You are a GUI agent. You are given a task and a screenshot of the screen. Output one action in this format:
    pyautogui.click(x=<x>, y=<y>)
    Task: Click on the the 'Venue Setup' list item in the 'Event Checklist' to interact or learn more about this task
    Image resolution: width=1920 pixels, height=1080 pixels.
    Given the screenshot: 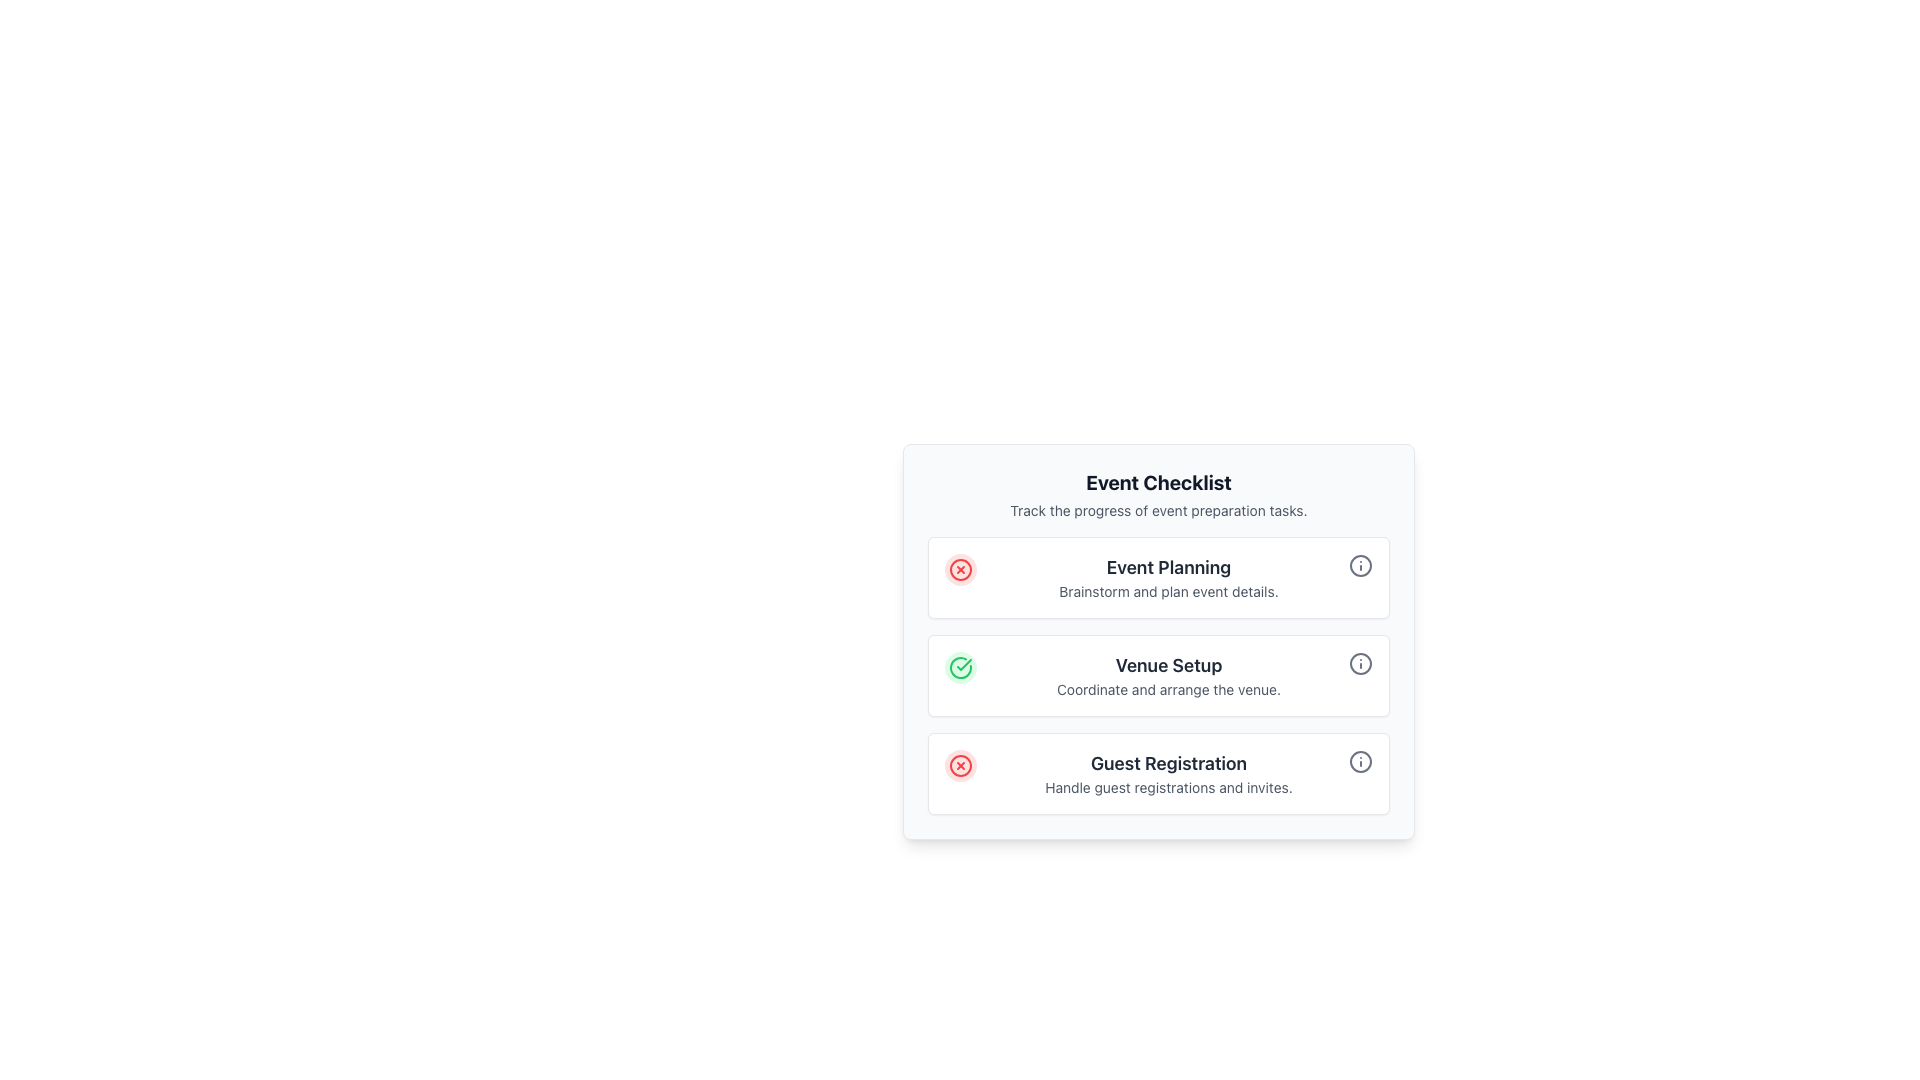 What is the action you would take?
    pyautogui.click(x=1158, y=675)
    